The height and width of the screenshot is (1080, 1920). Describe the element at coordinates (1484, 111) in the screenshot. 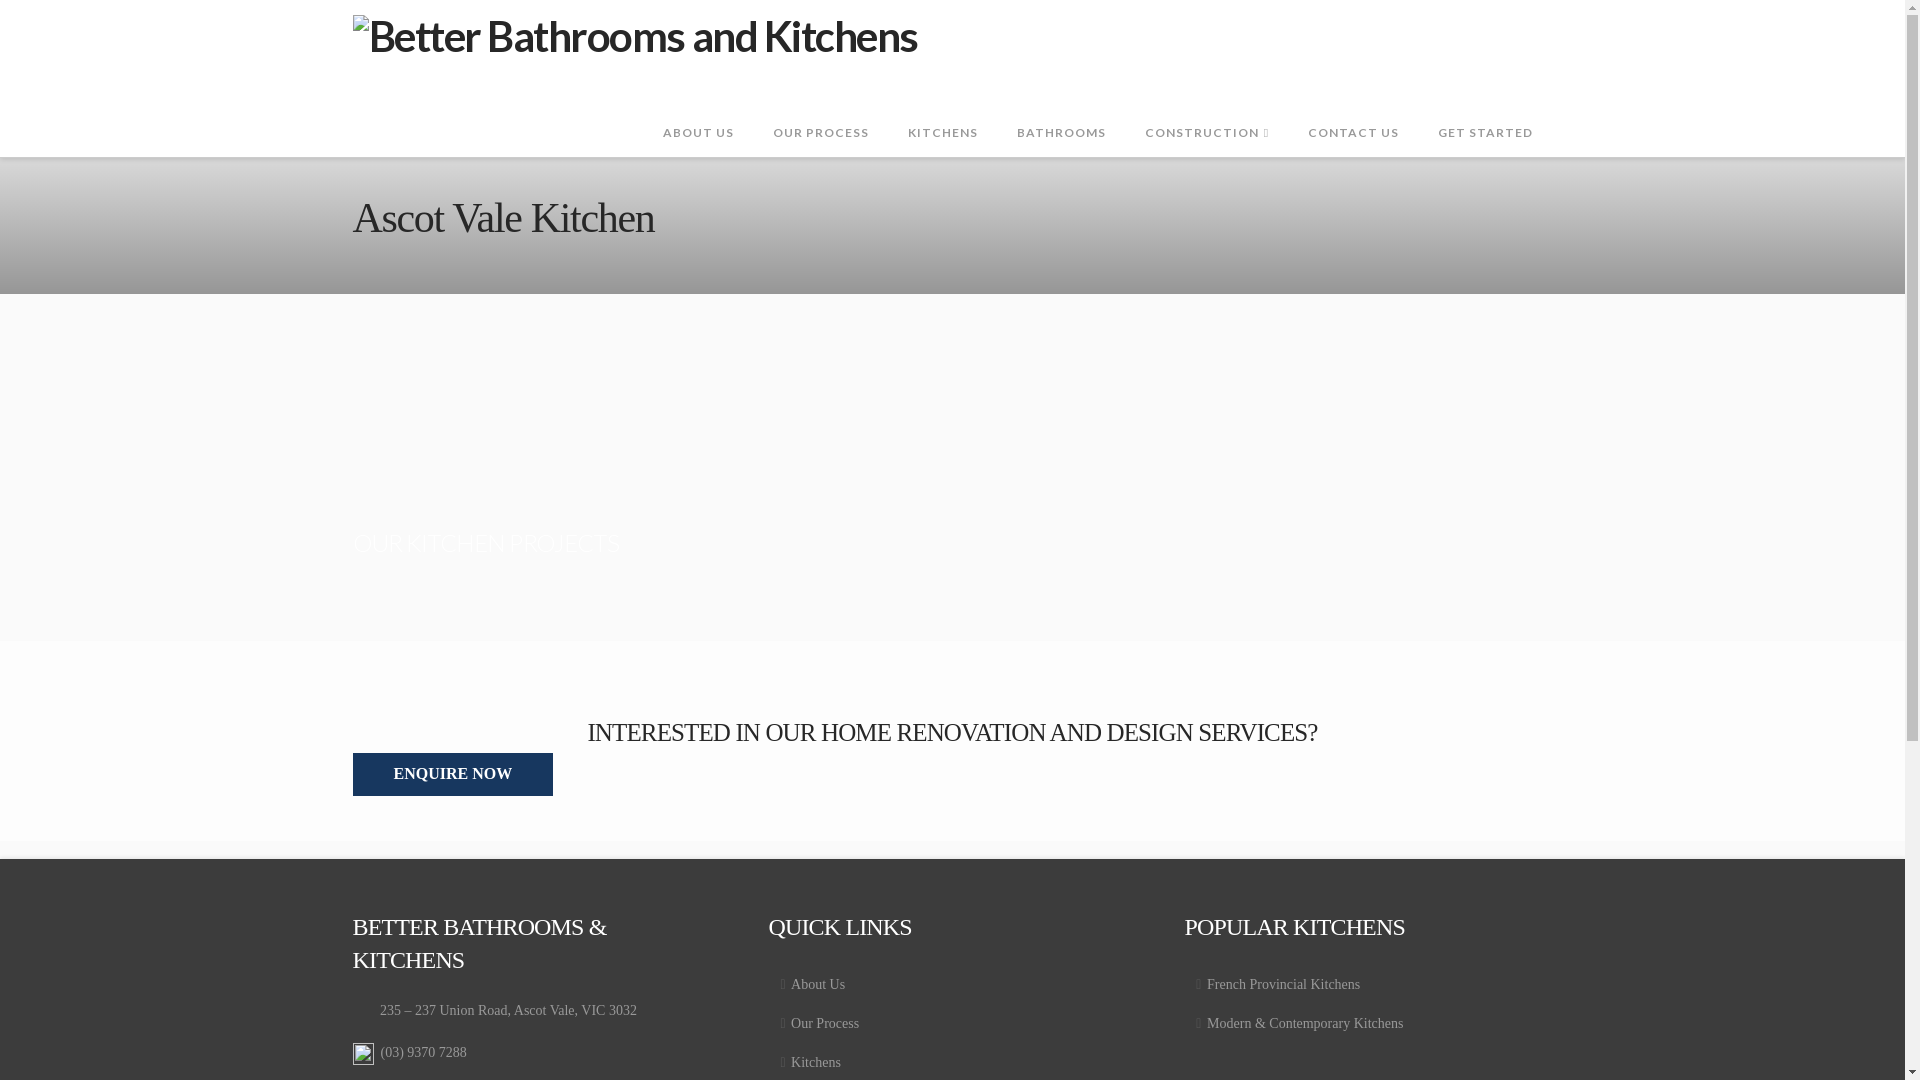

I see `'GET STARTED'` at that location.